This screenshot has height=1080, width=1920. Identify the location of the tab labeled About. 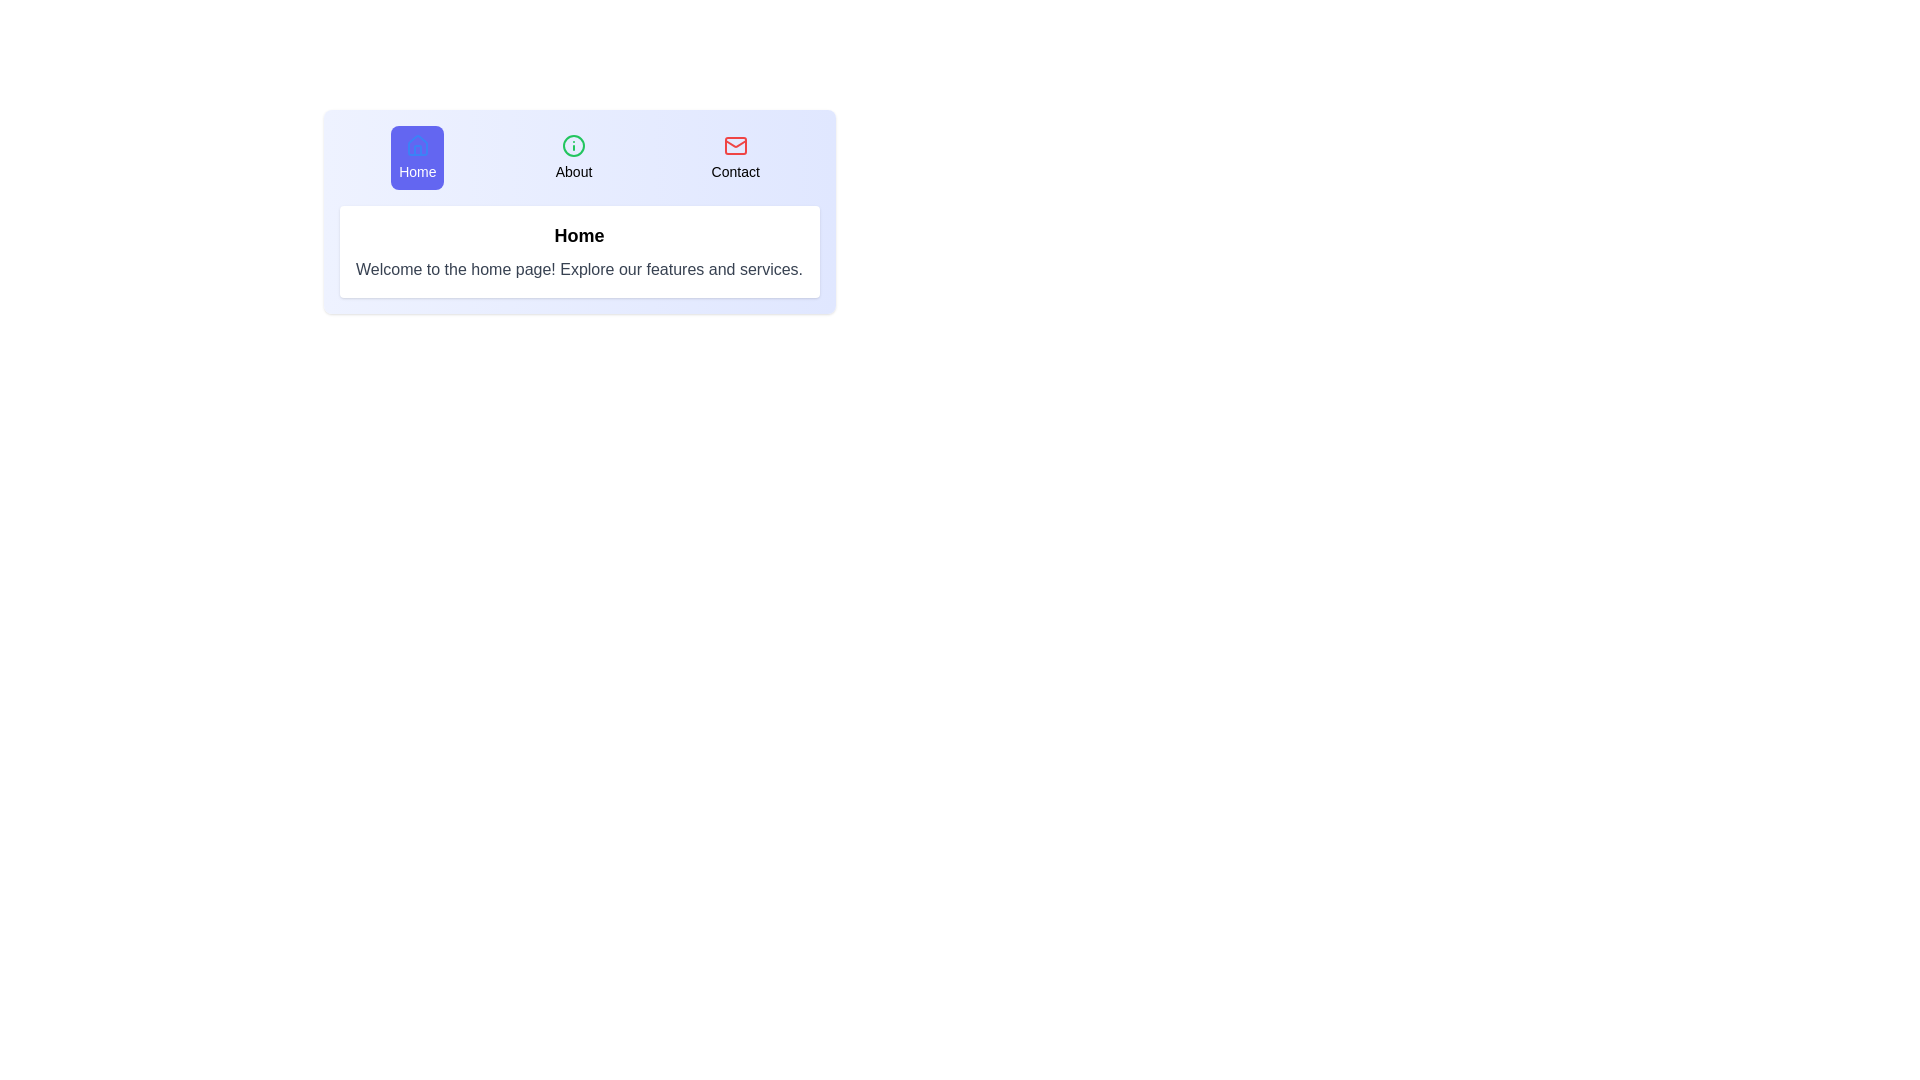
(573, 157).